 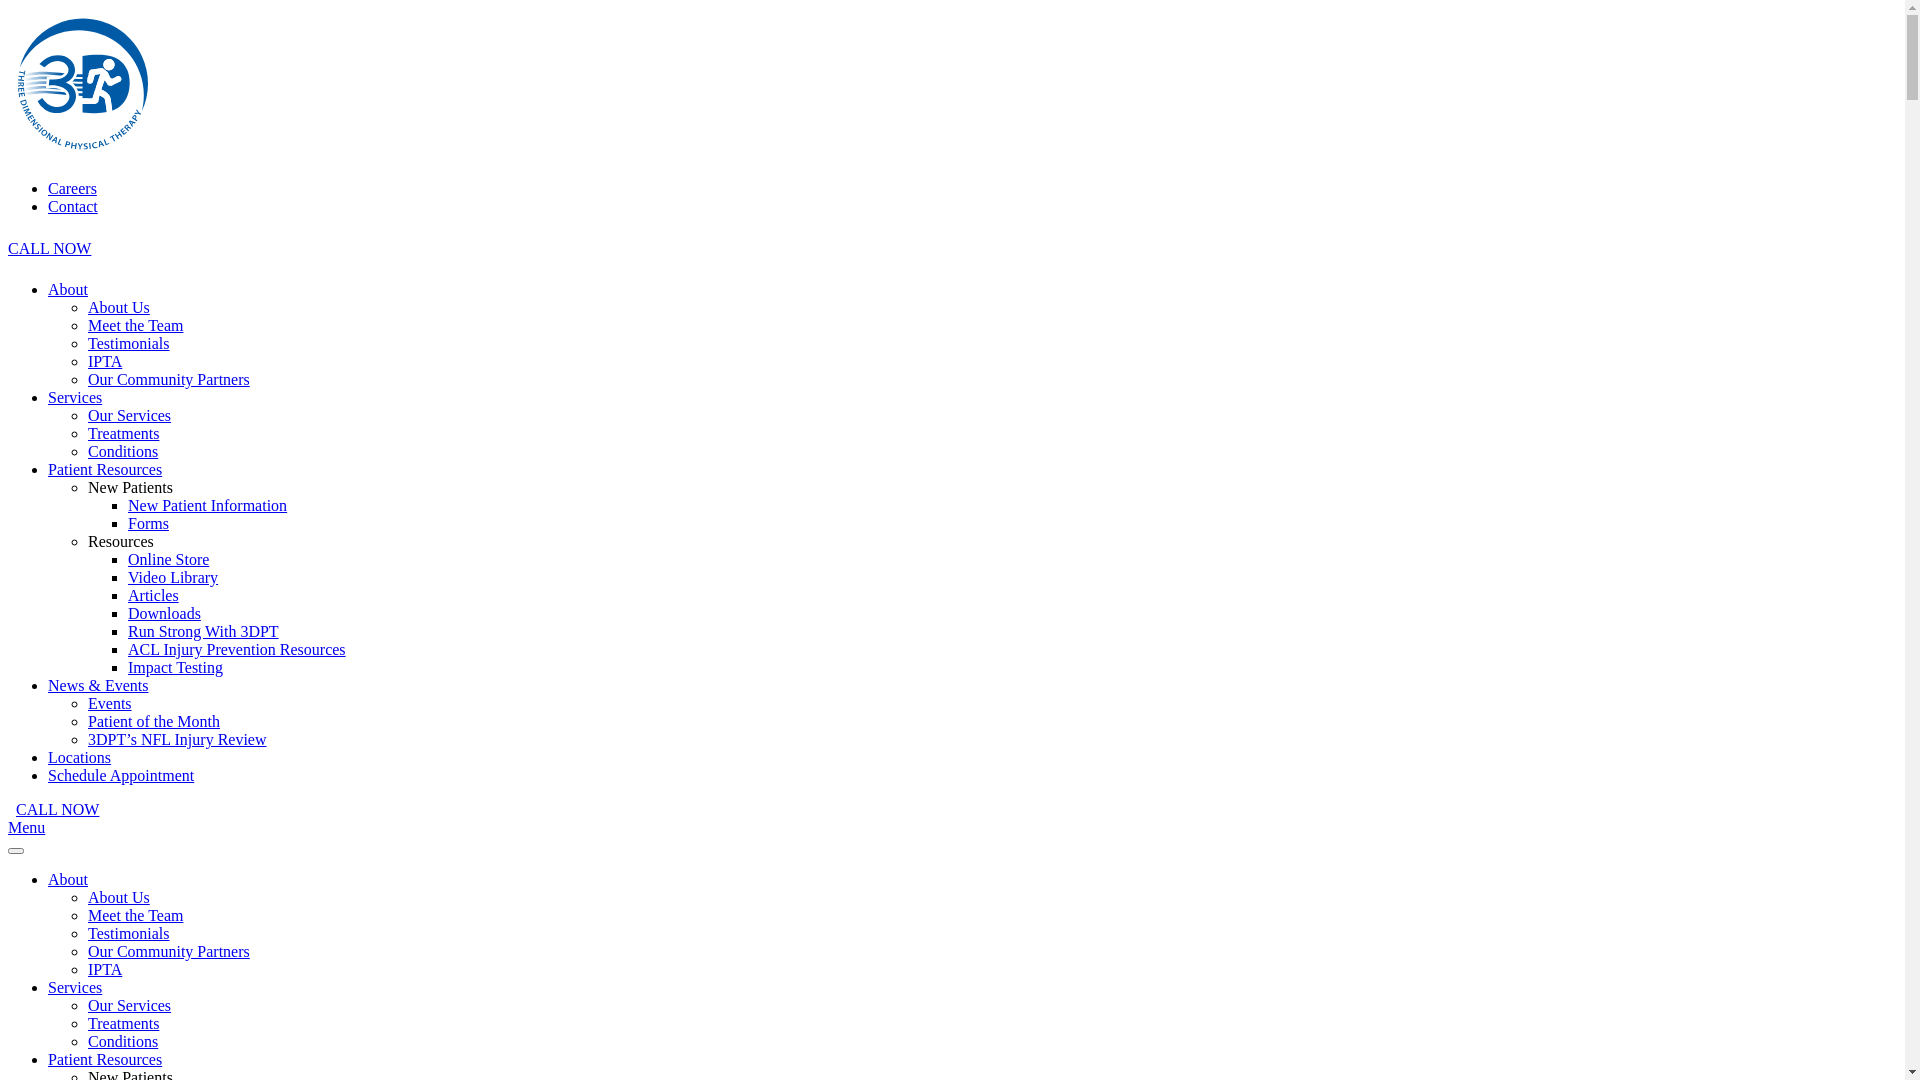 I want to click on 'Locations', so click(x=48, y=757).